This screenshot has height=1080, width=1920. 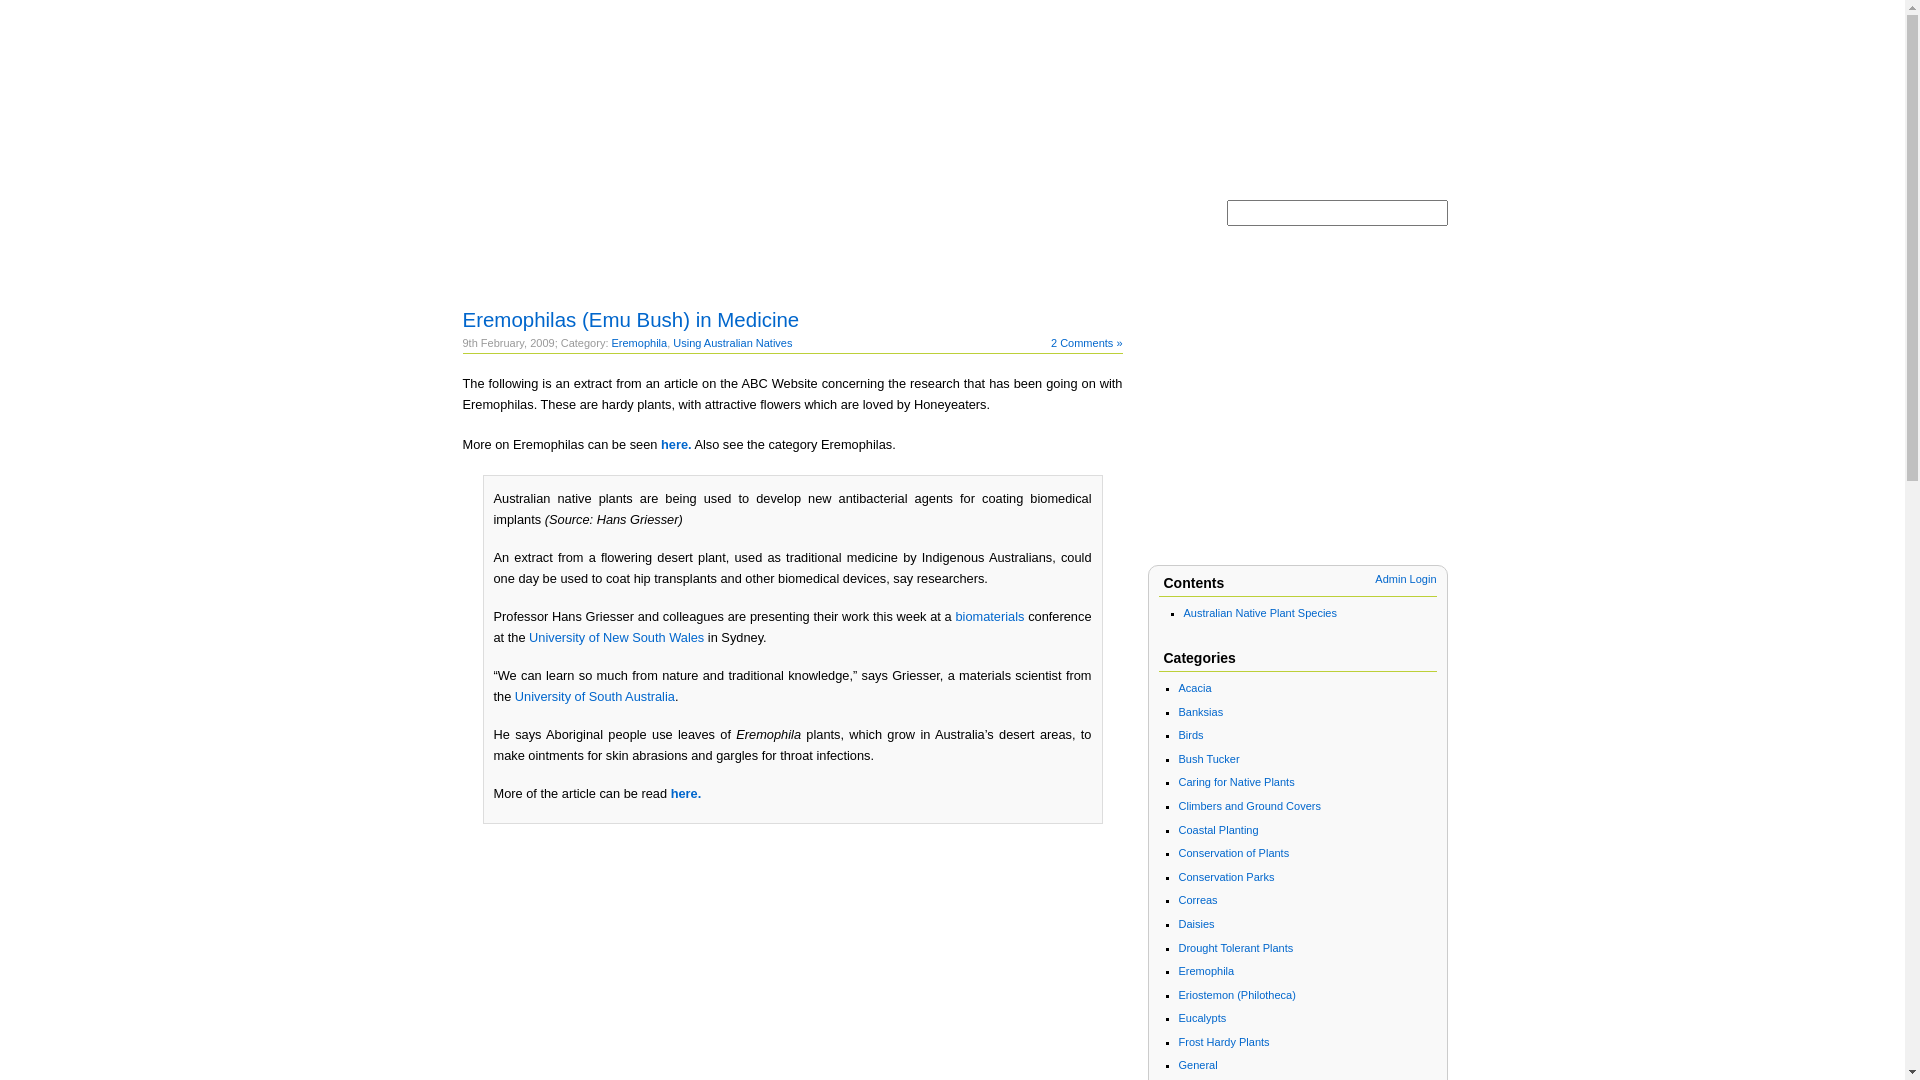 I want to click on 'Home', so click(x=503, y=224).